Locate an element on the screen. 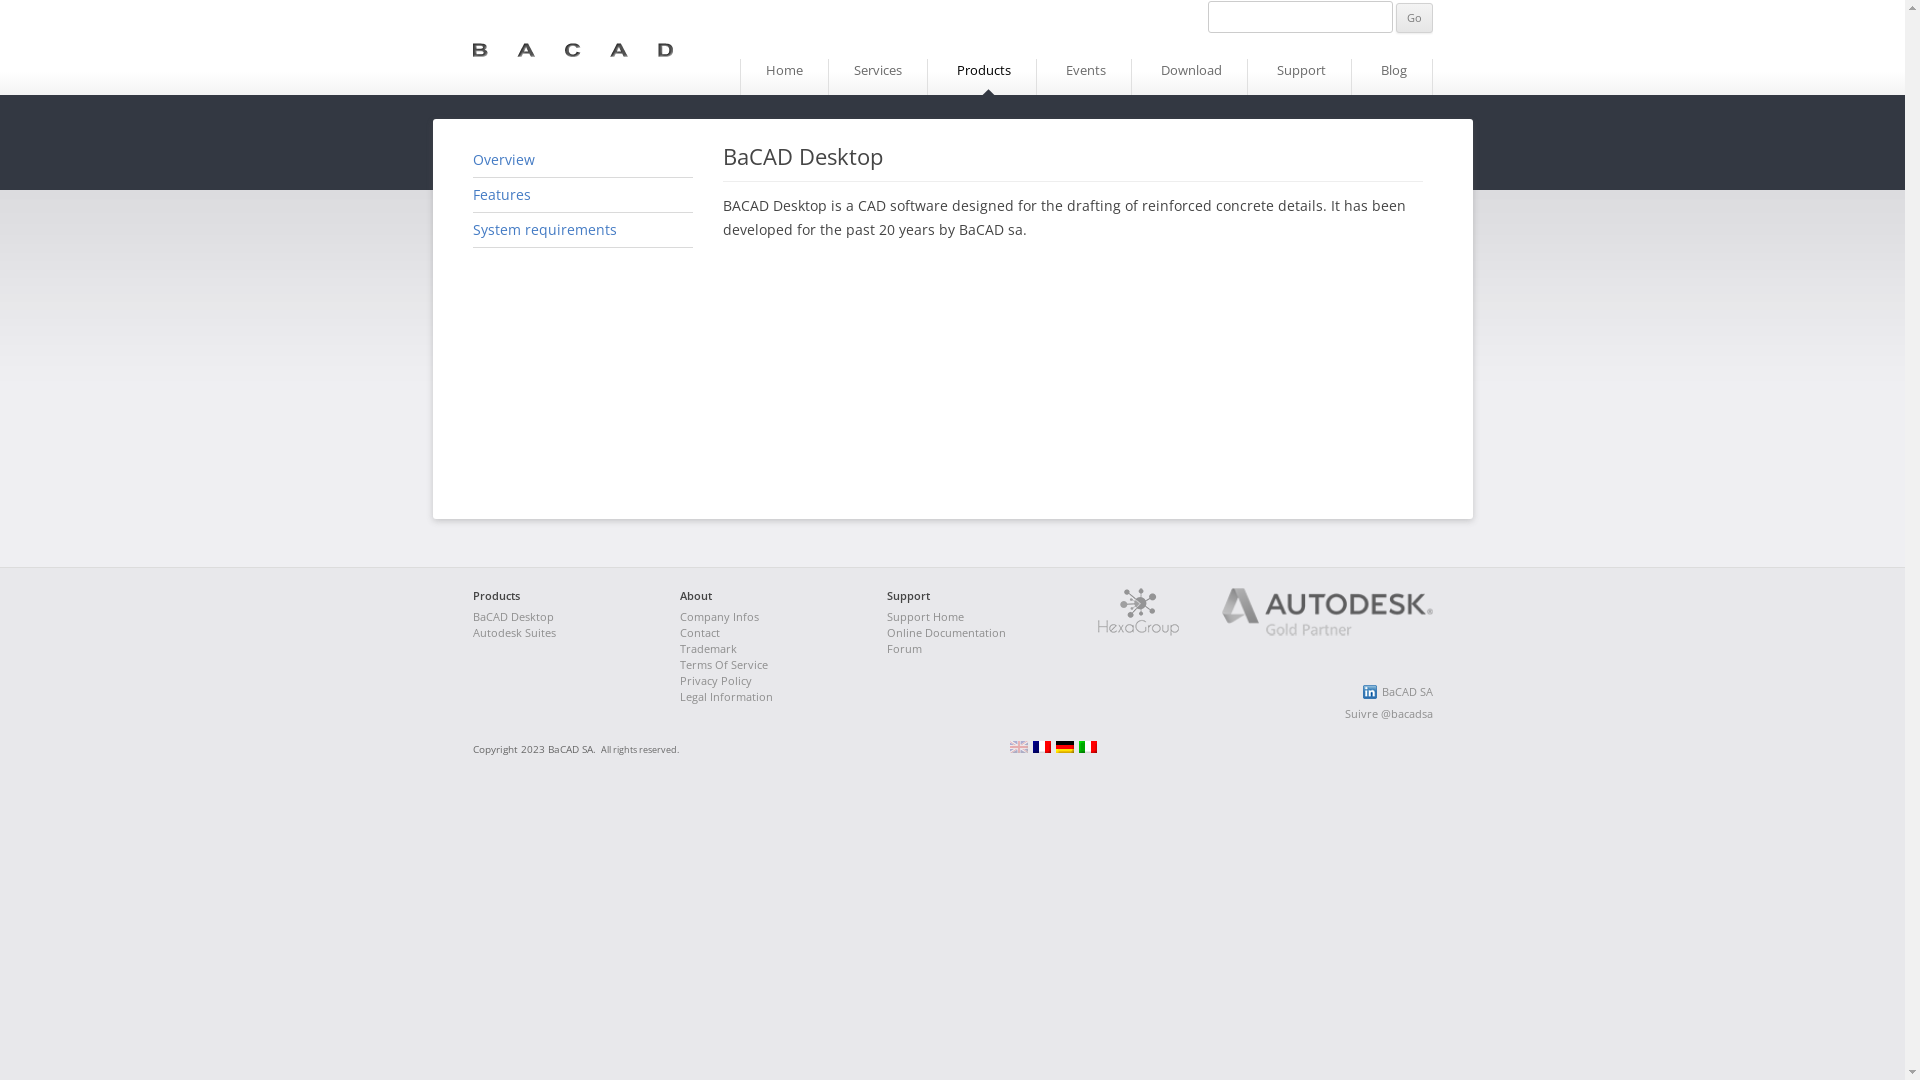 Image resolution: width=1920 pixels, height=1080 pixels. 'BaCAD SA' is located at coordinates (1406, 690).